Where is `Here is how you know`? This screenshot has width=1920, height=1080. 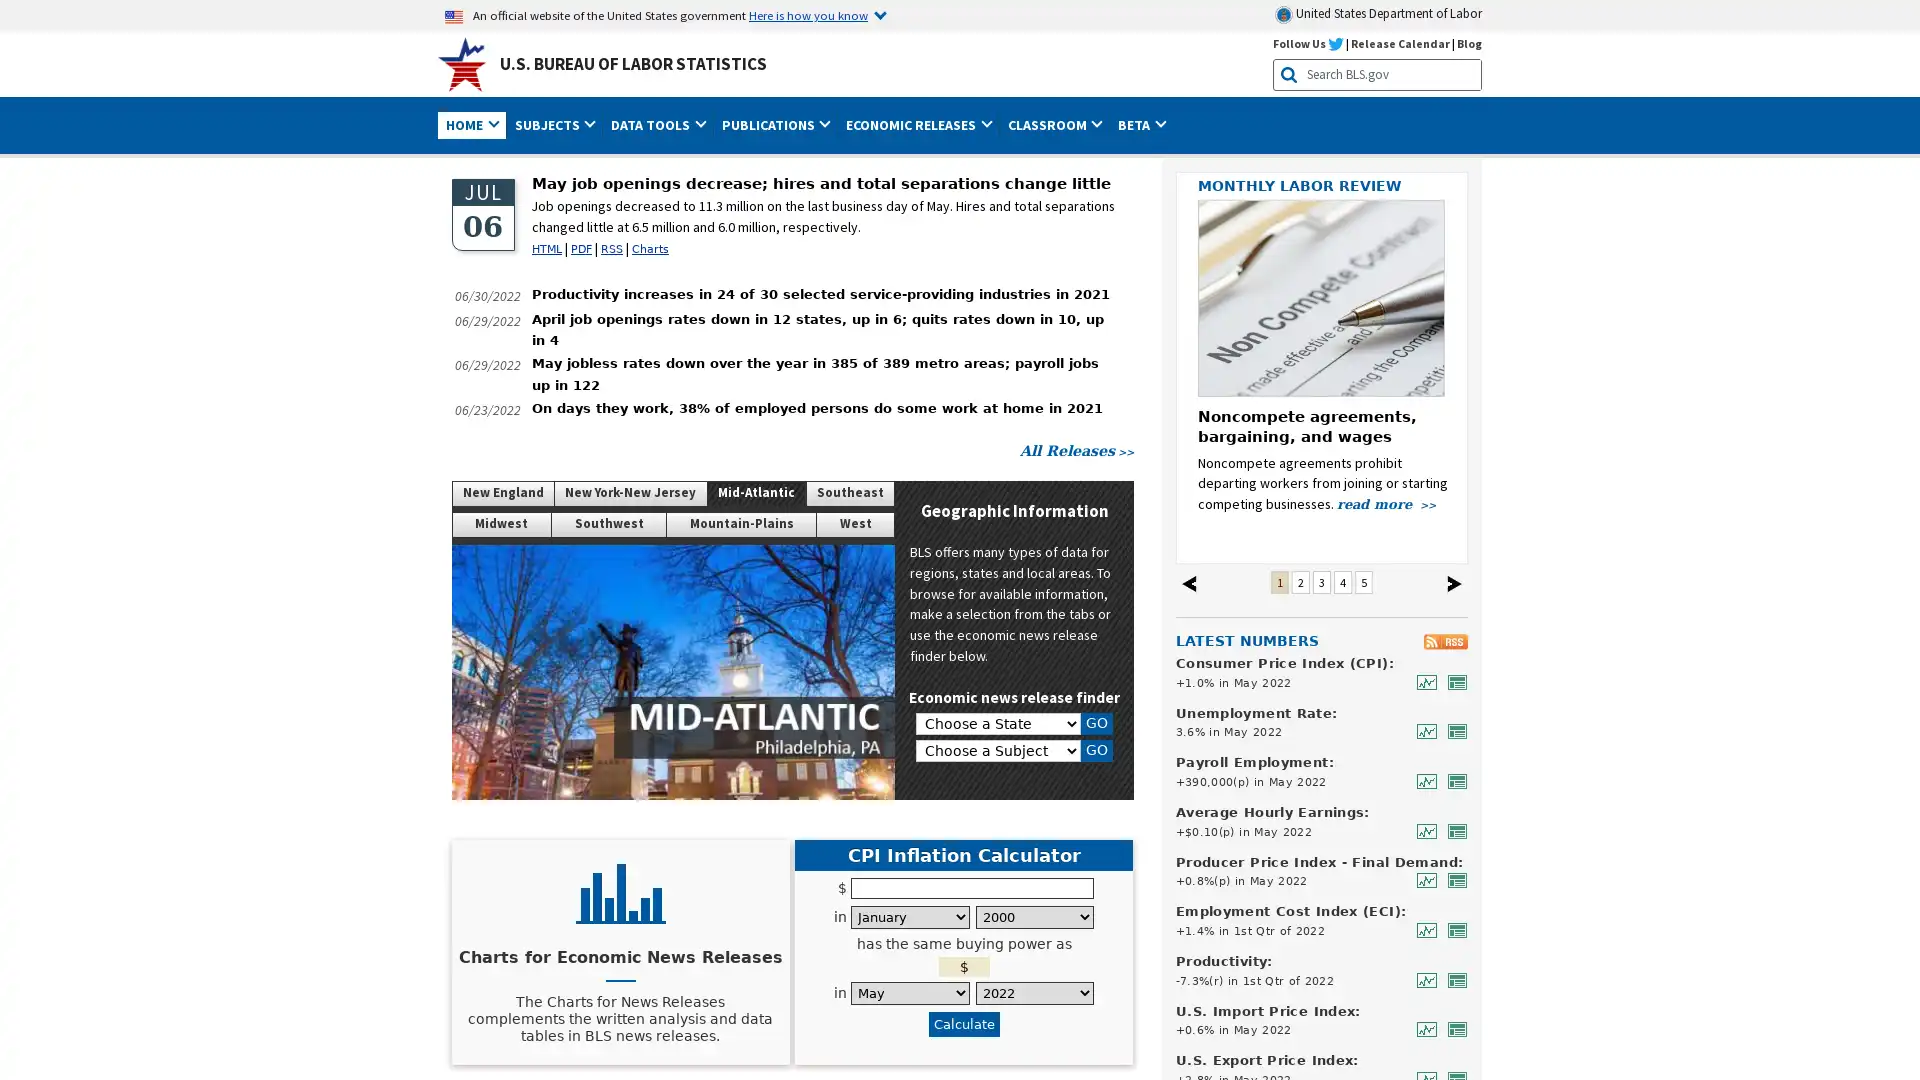
Here is how you know is located at coordinates (817, 15).